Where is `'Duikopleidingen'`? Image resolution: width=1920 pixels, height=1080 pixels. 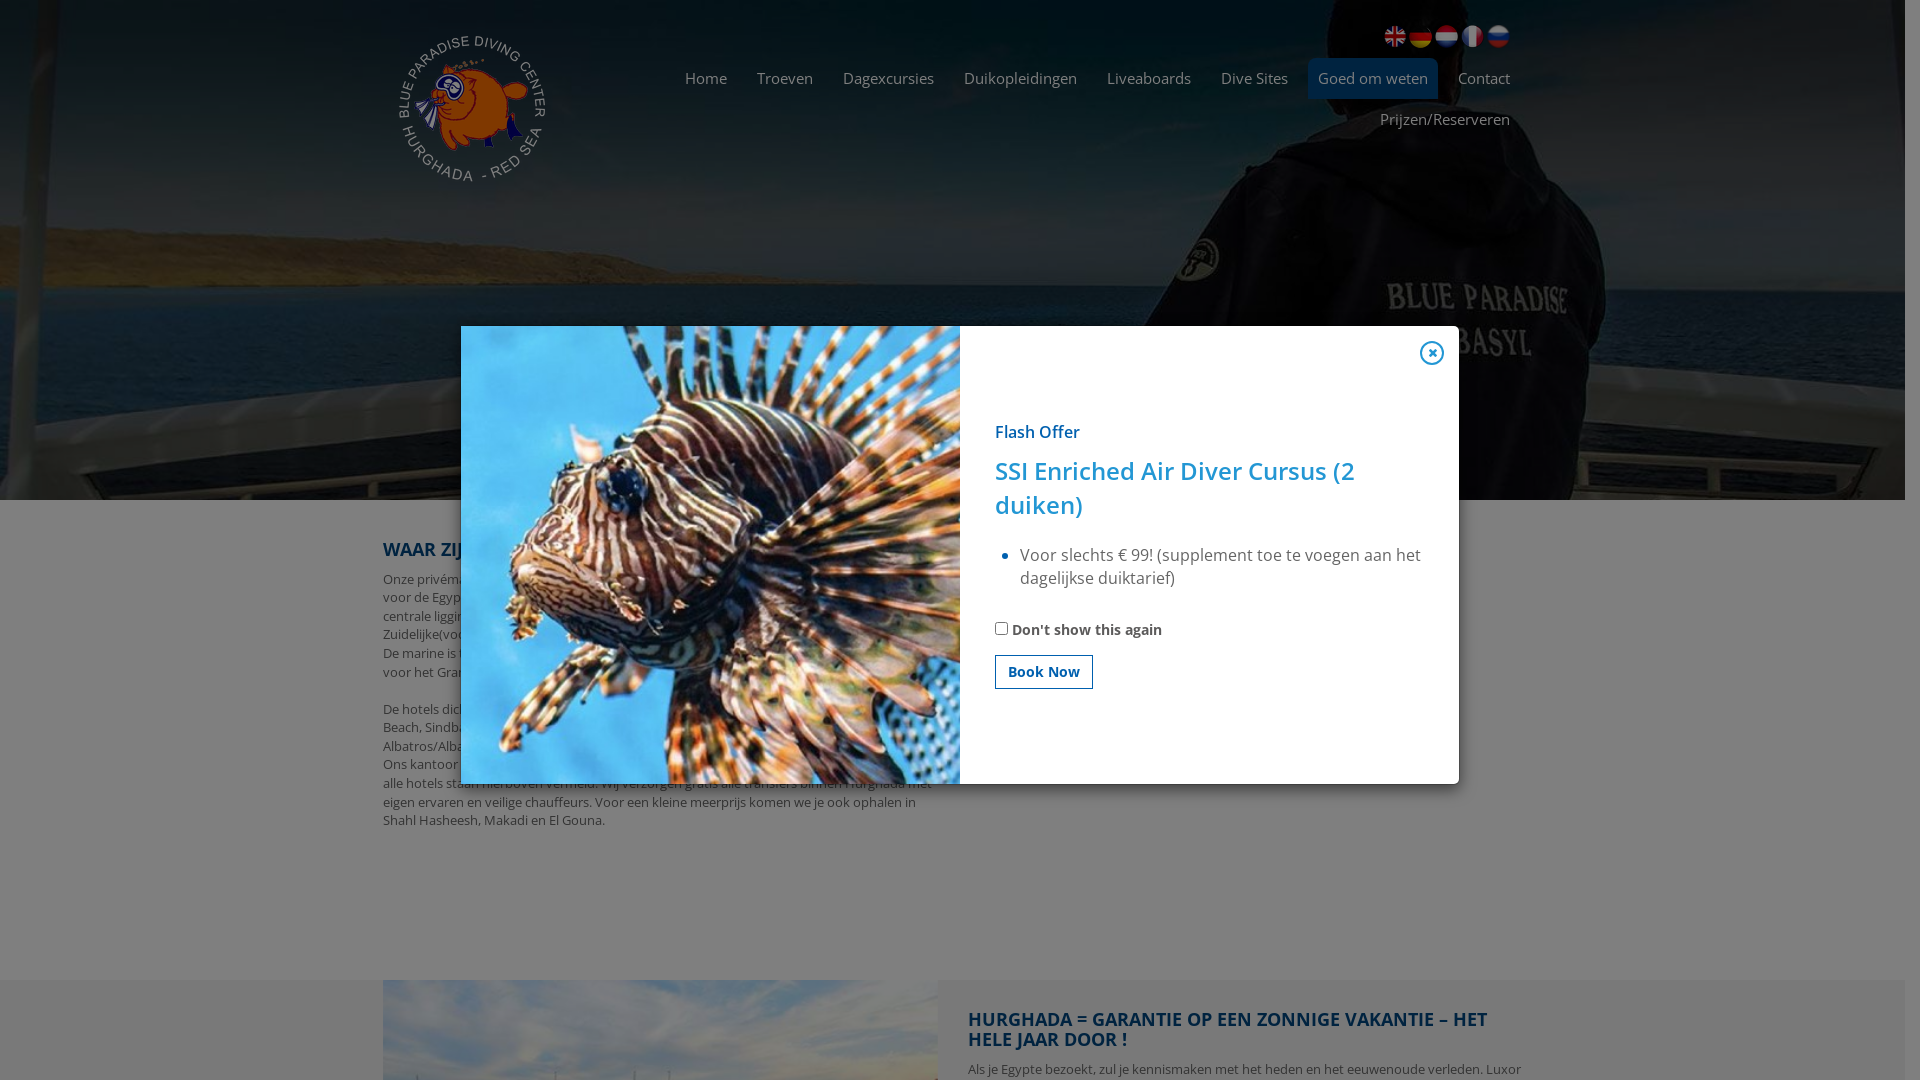 'Duikopleidingen' is located at coordinates (1020, 77).